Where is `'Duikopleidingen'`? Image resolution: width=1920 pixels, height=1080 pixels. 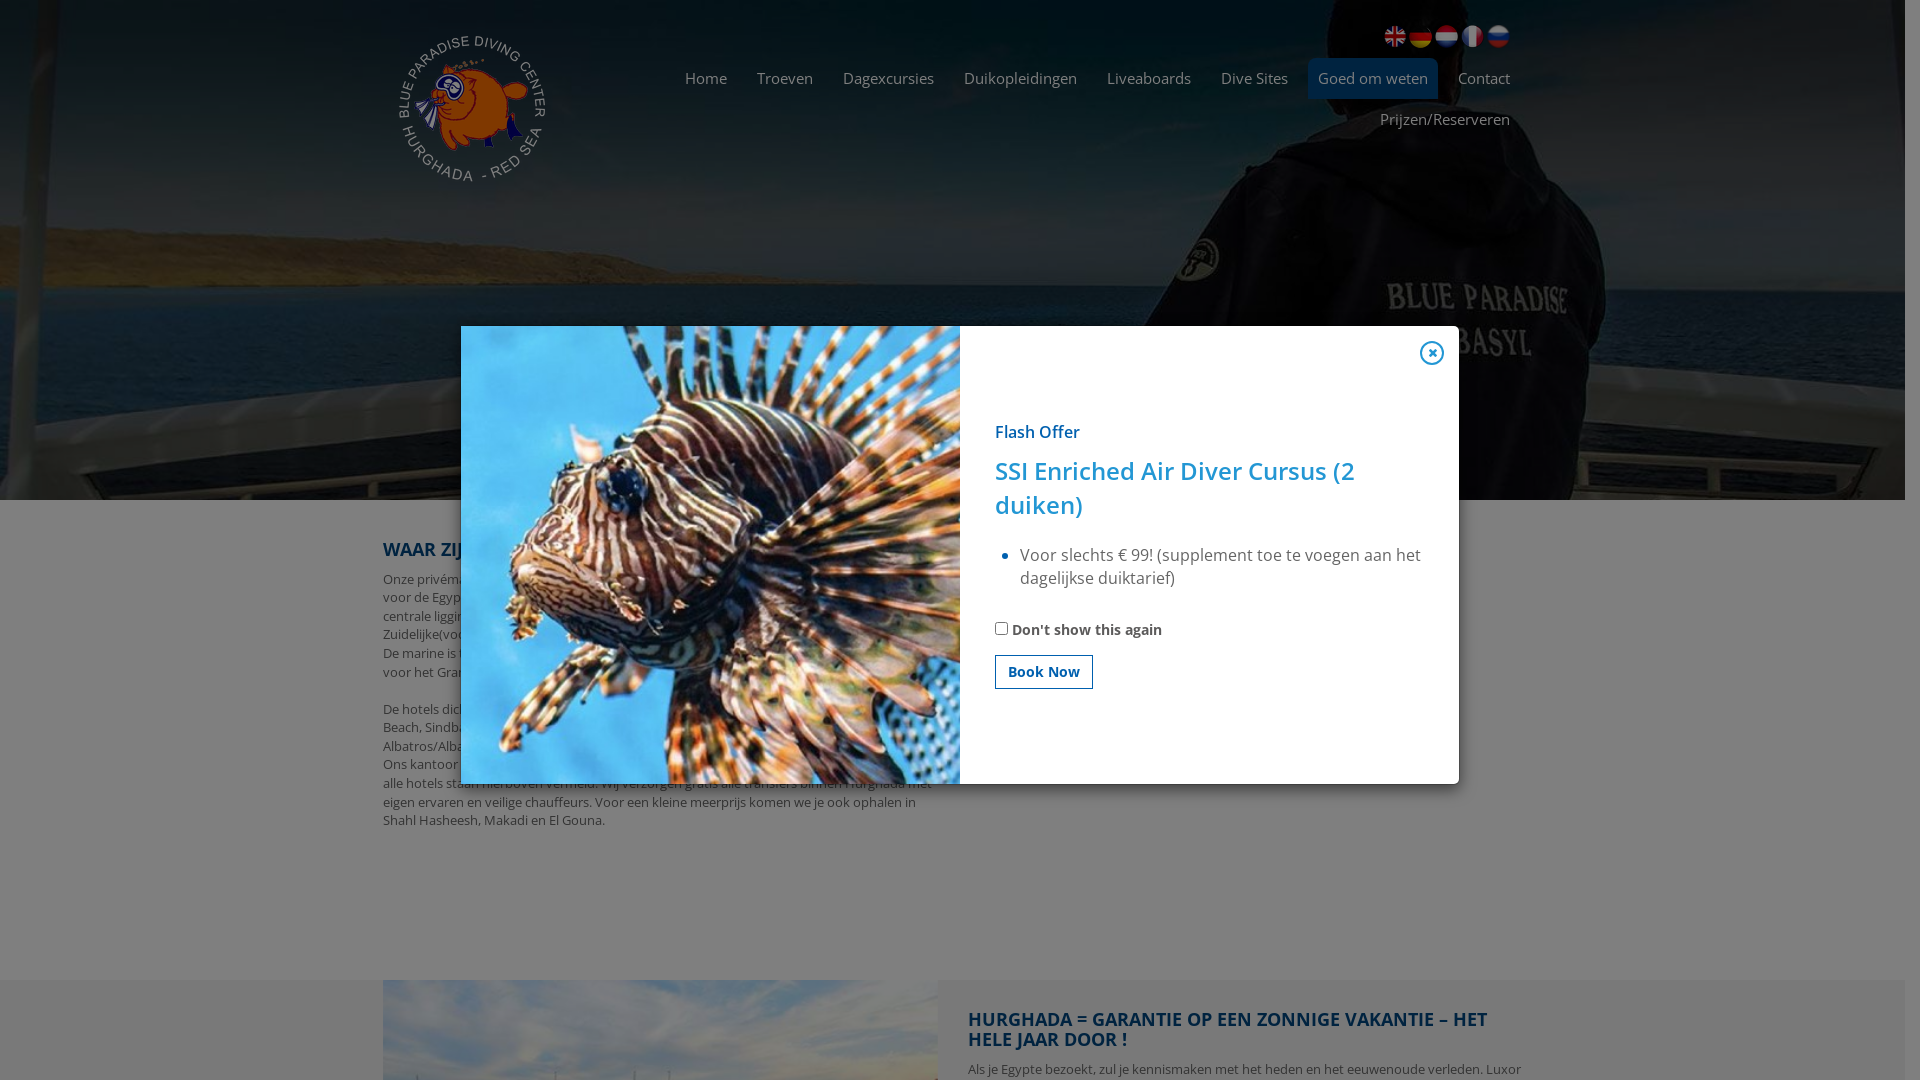 'Duikopleidingen' is located at coordinates (1020, 77).